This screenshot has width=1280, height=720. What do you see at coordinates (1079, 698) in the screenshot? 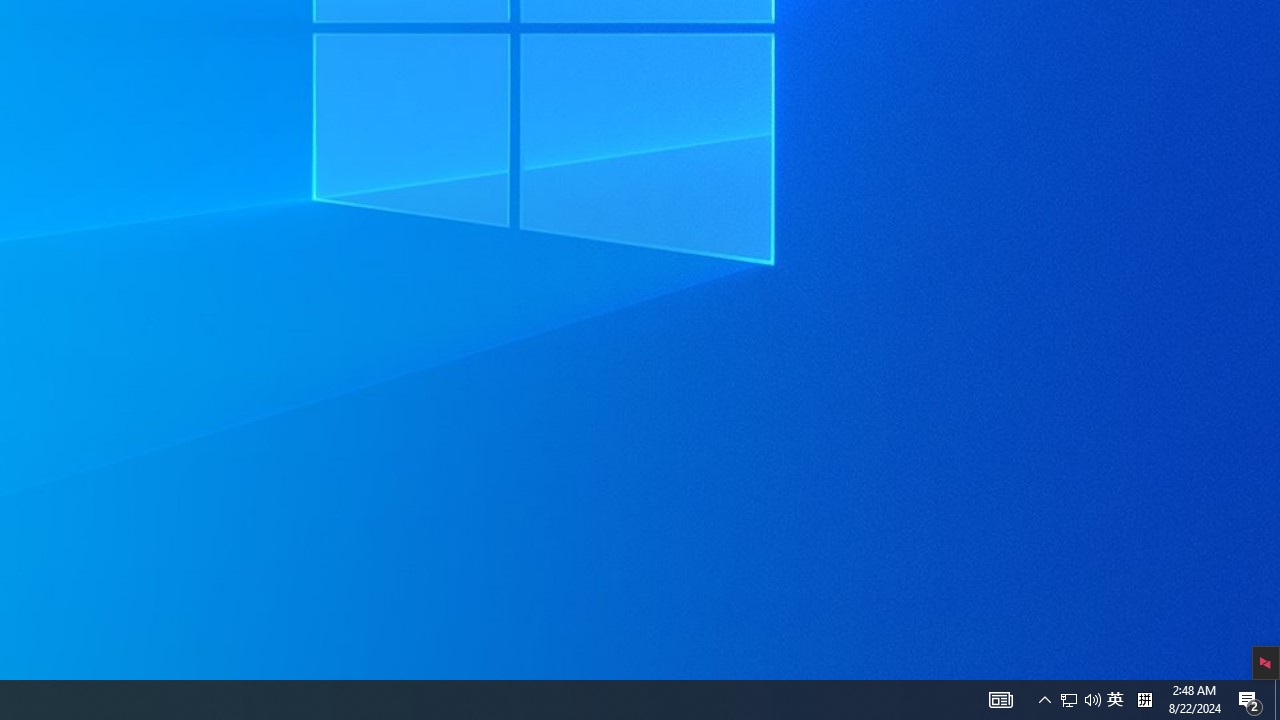
I see `'Q2790: 100%'` at bounding box center [1079, 698].